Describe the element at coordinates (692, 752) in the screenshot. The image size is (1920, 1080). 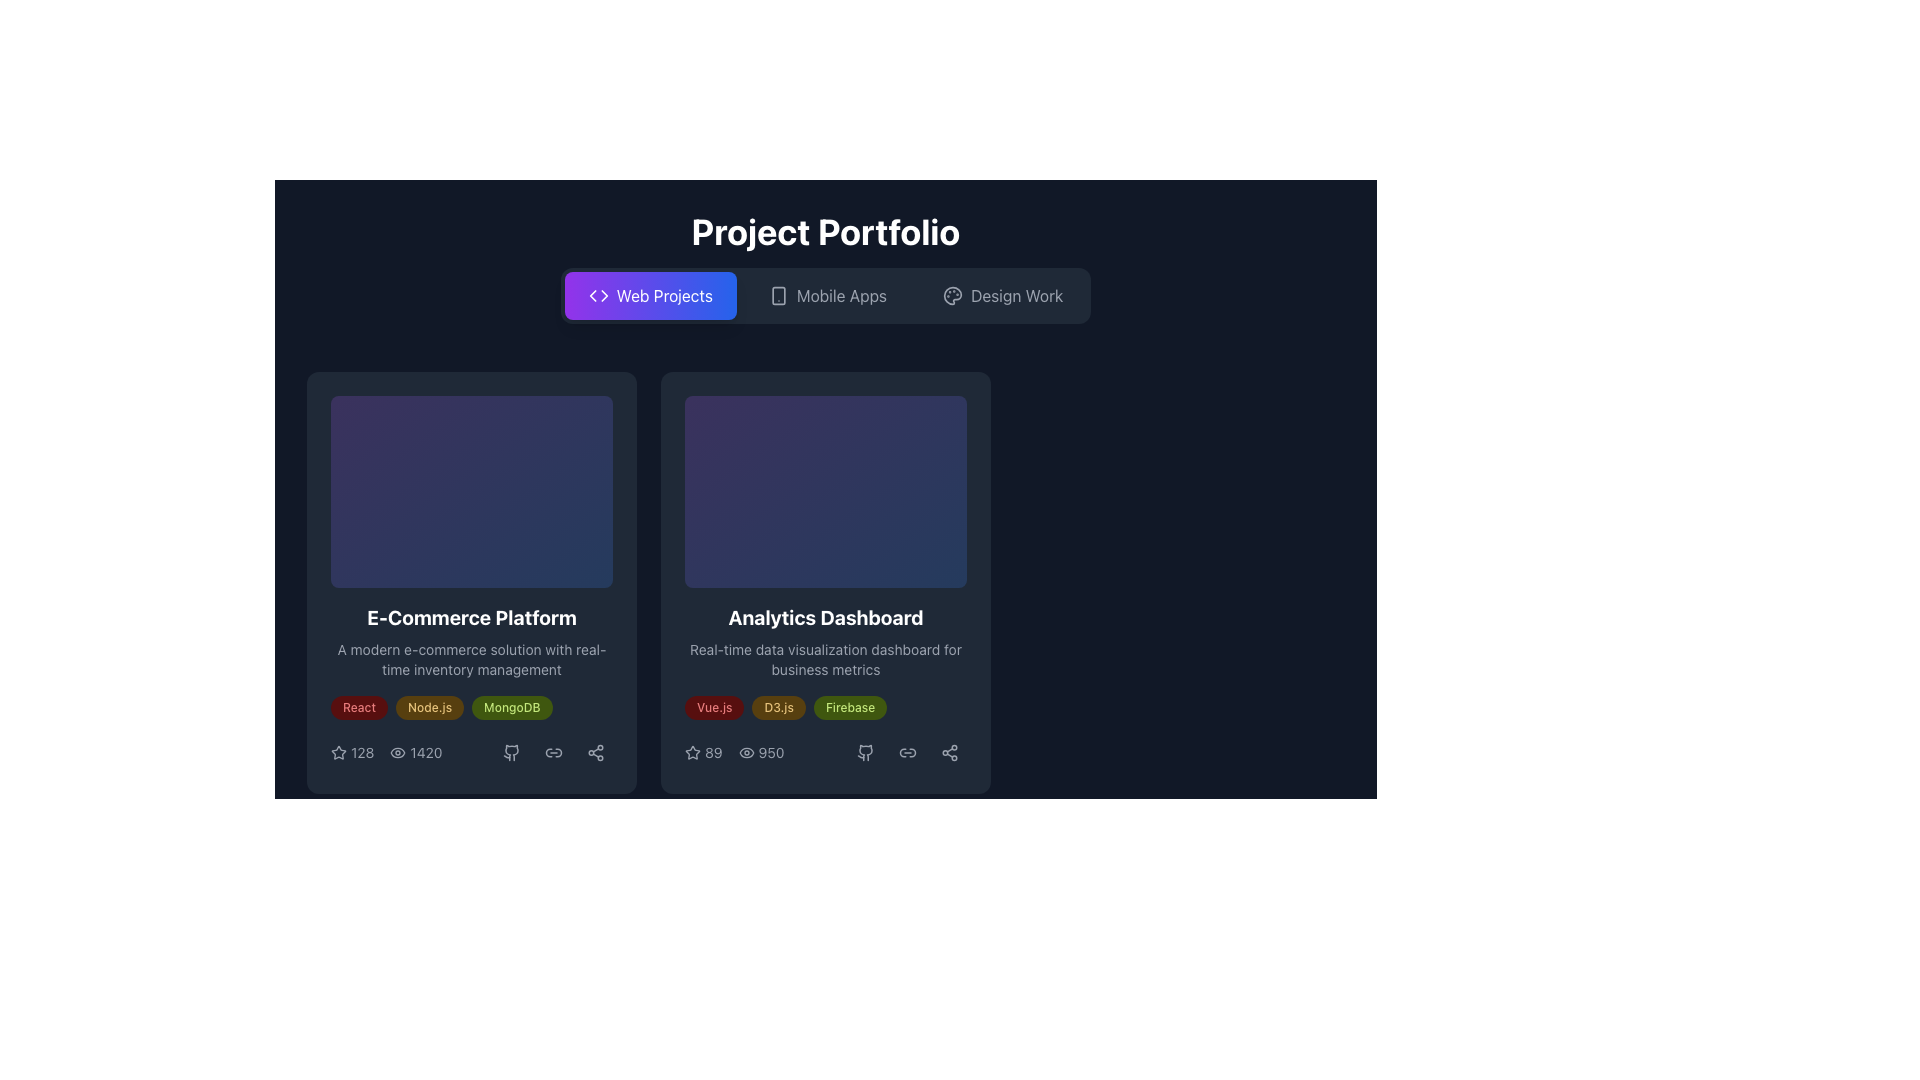
I see `the graphical star icon in the footer of the 'Analytics Dashboard' card, located to the right of the 'Project Portfolio' title` at that location.